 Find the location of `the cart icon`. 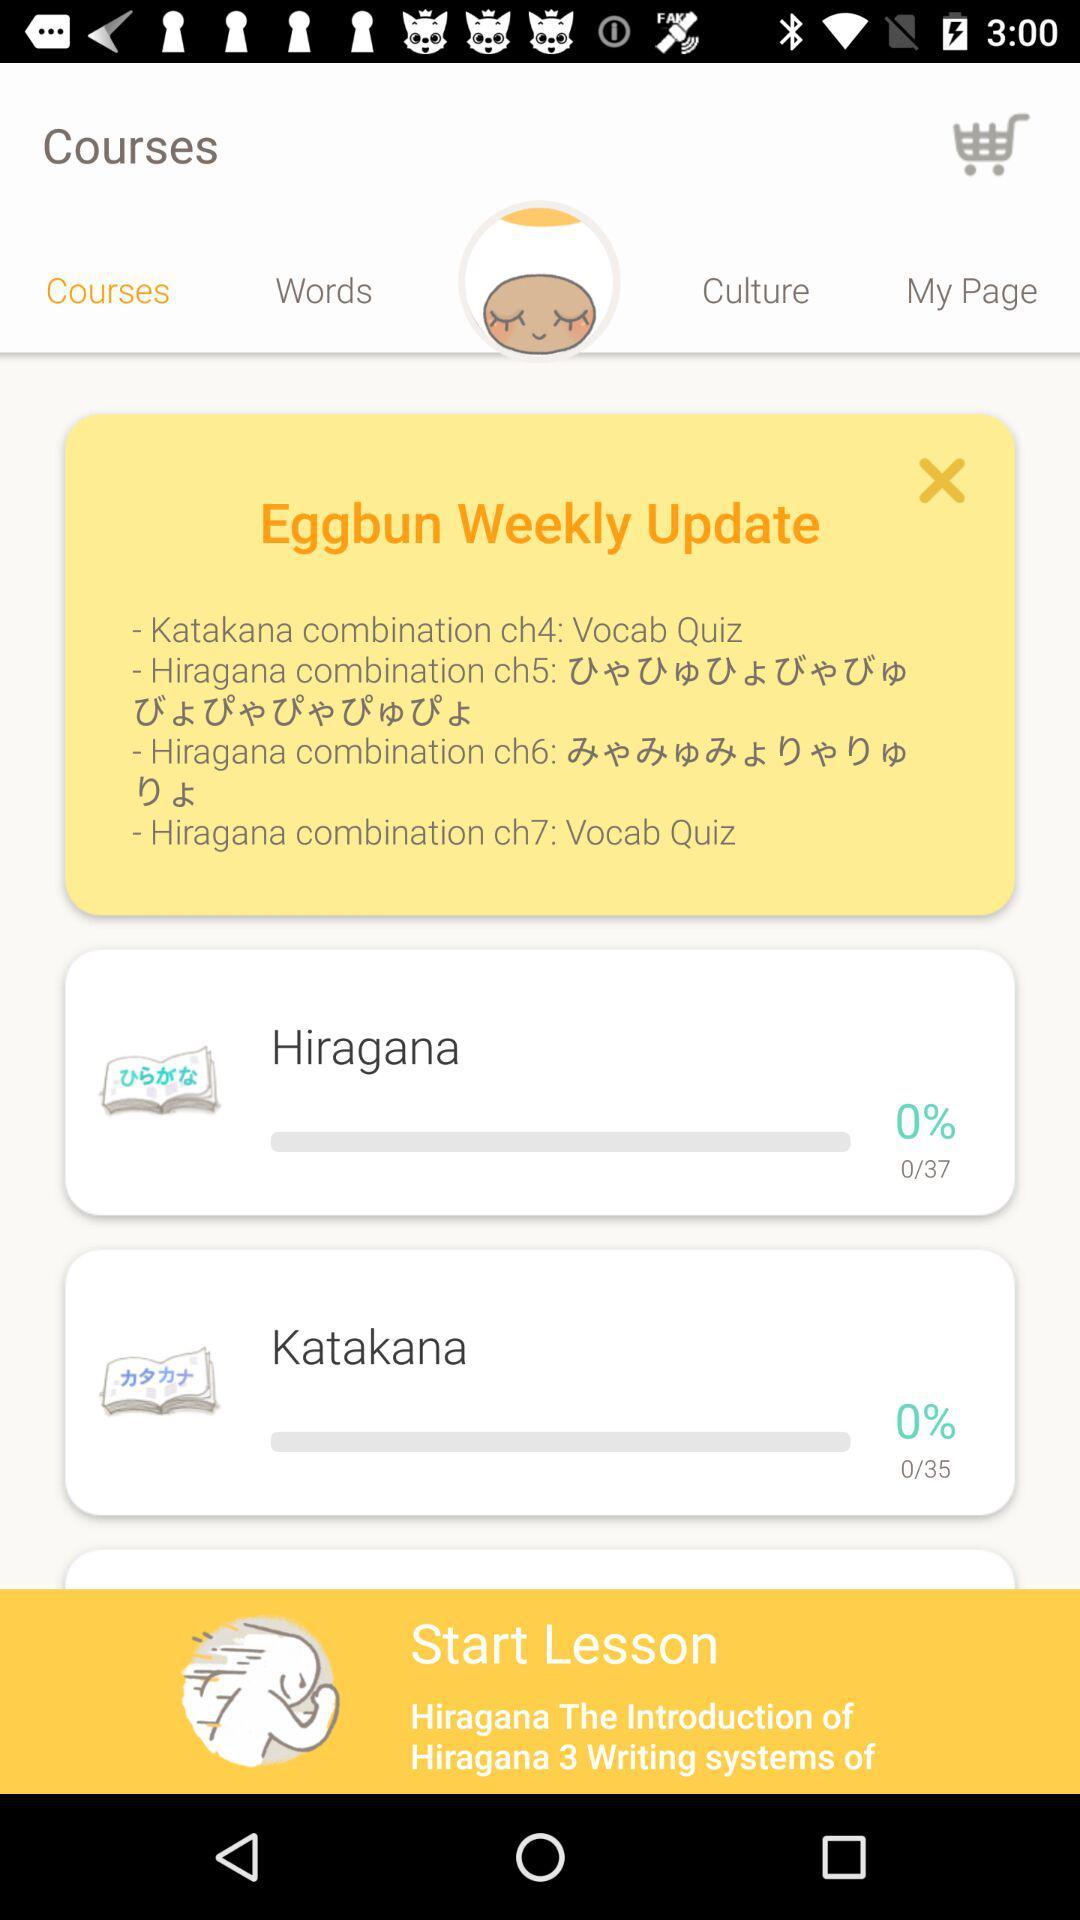

the cart icon is located at coordinates (991, 143).